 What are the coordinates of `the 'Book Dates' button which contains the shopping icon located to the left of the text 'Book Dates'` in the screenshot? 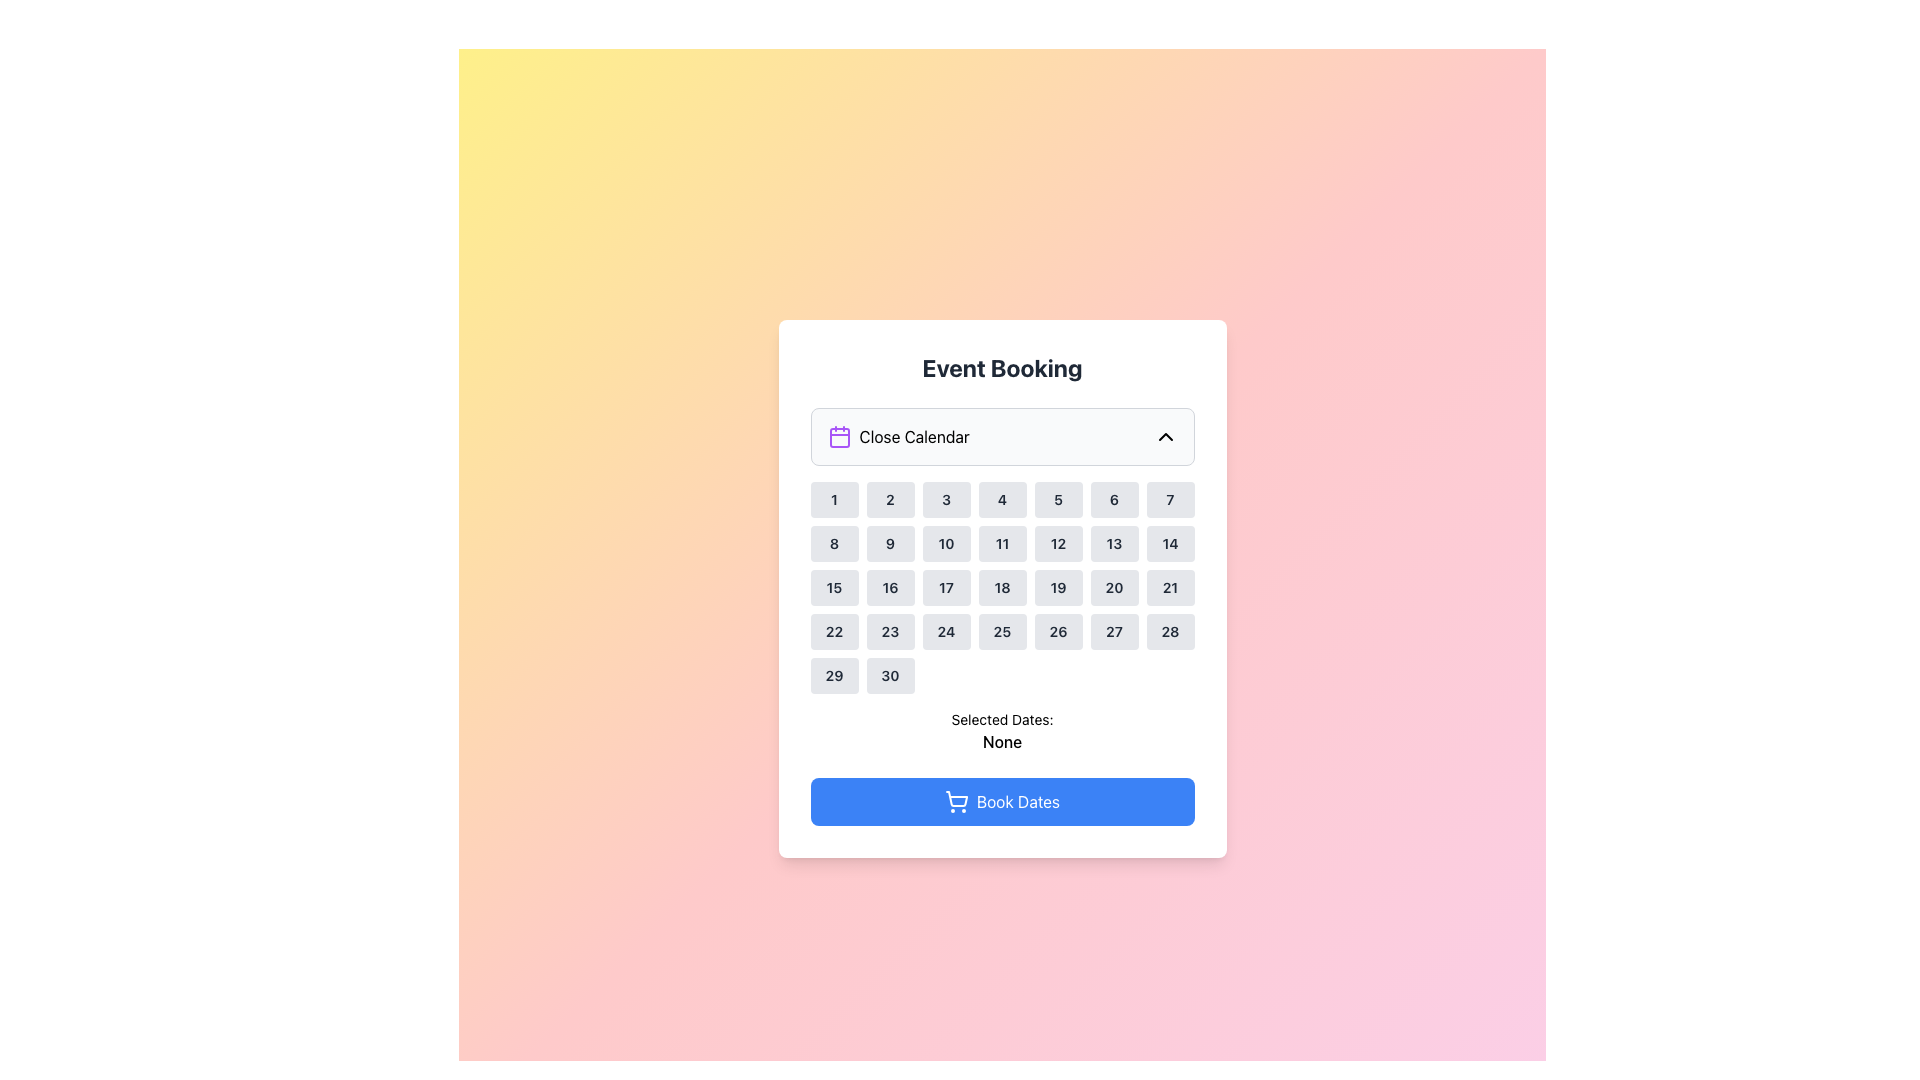 It's located at (955, 801).